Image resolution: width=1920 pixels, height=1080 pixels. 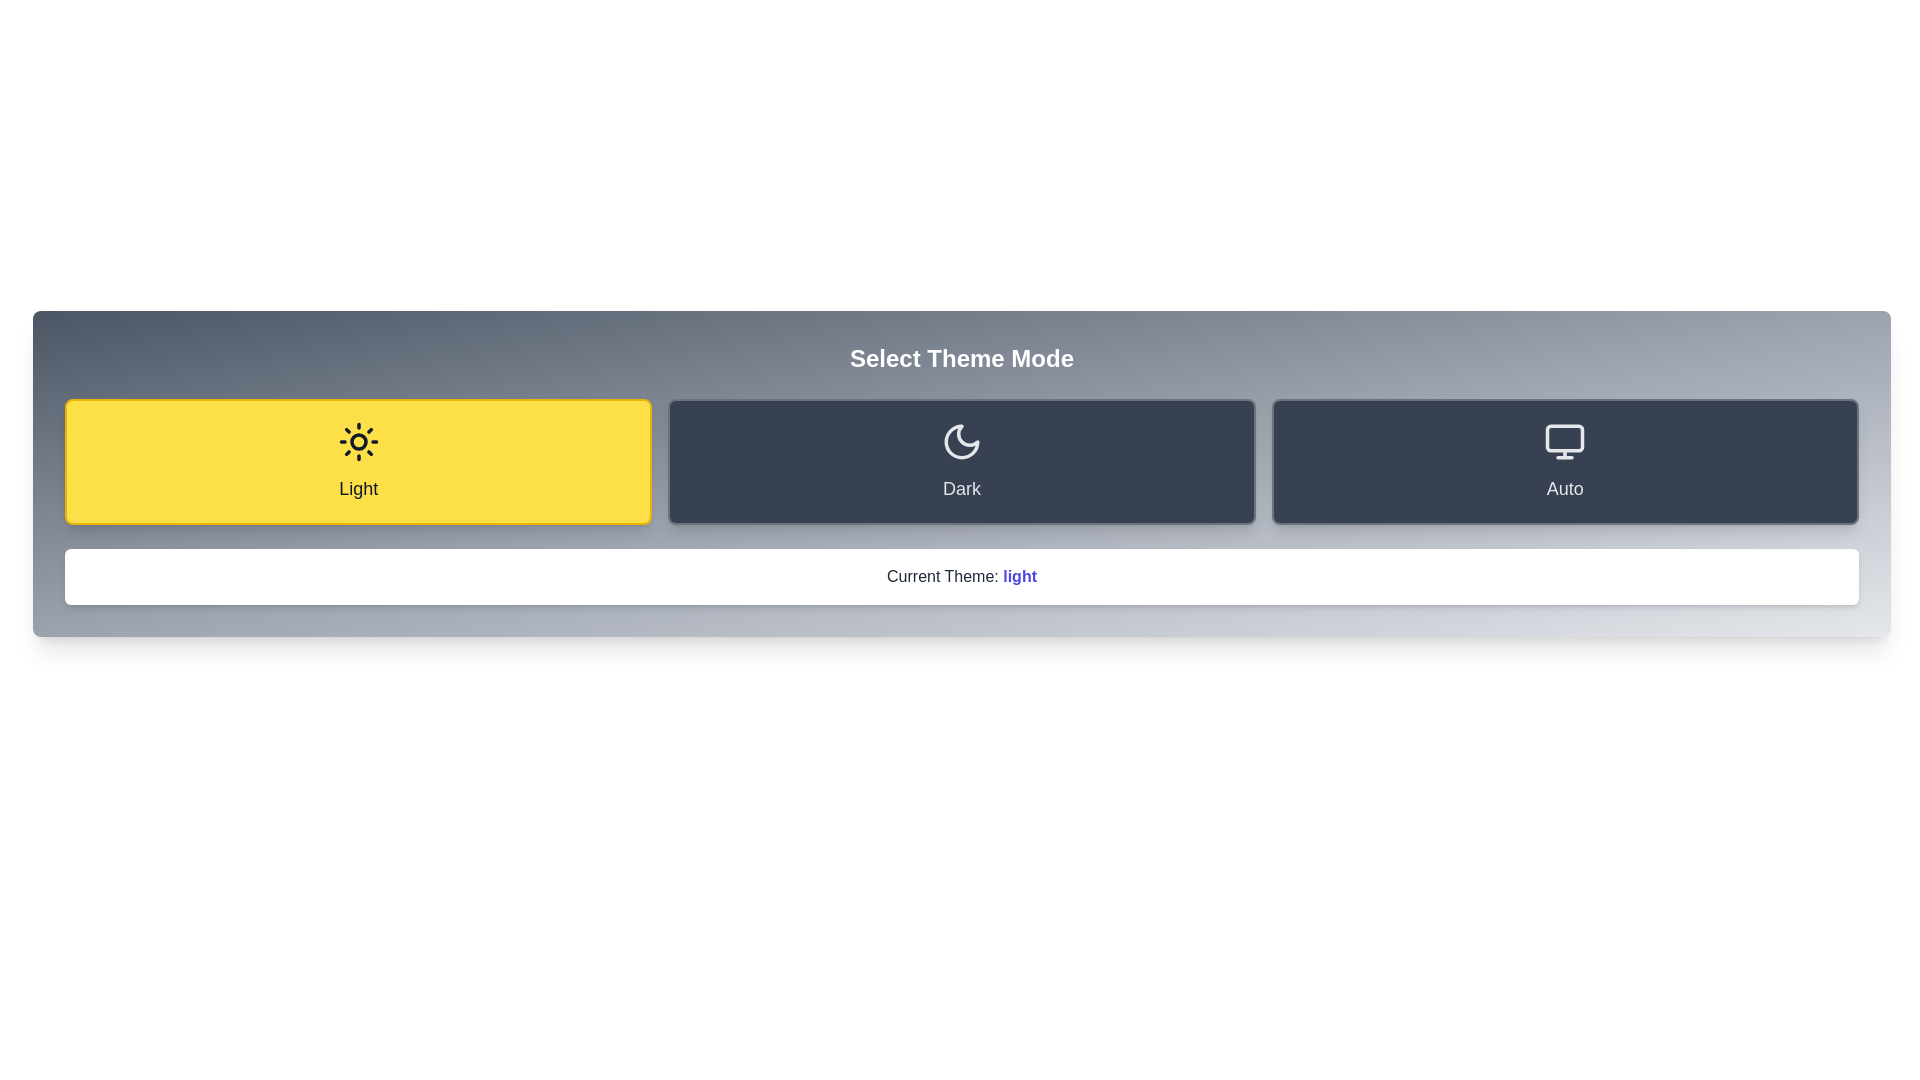 I want to click on the sun-shaped icon representing brightness, located within the 'Light' button, which is the first option in the theme mode layout, so click(x=358, y=441).